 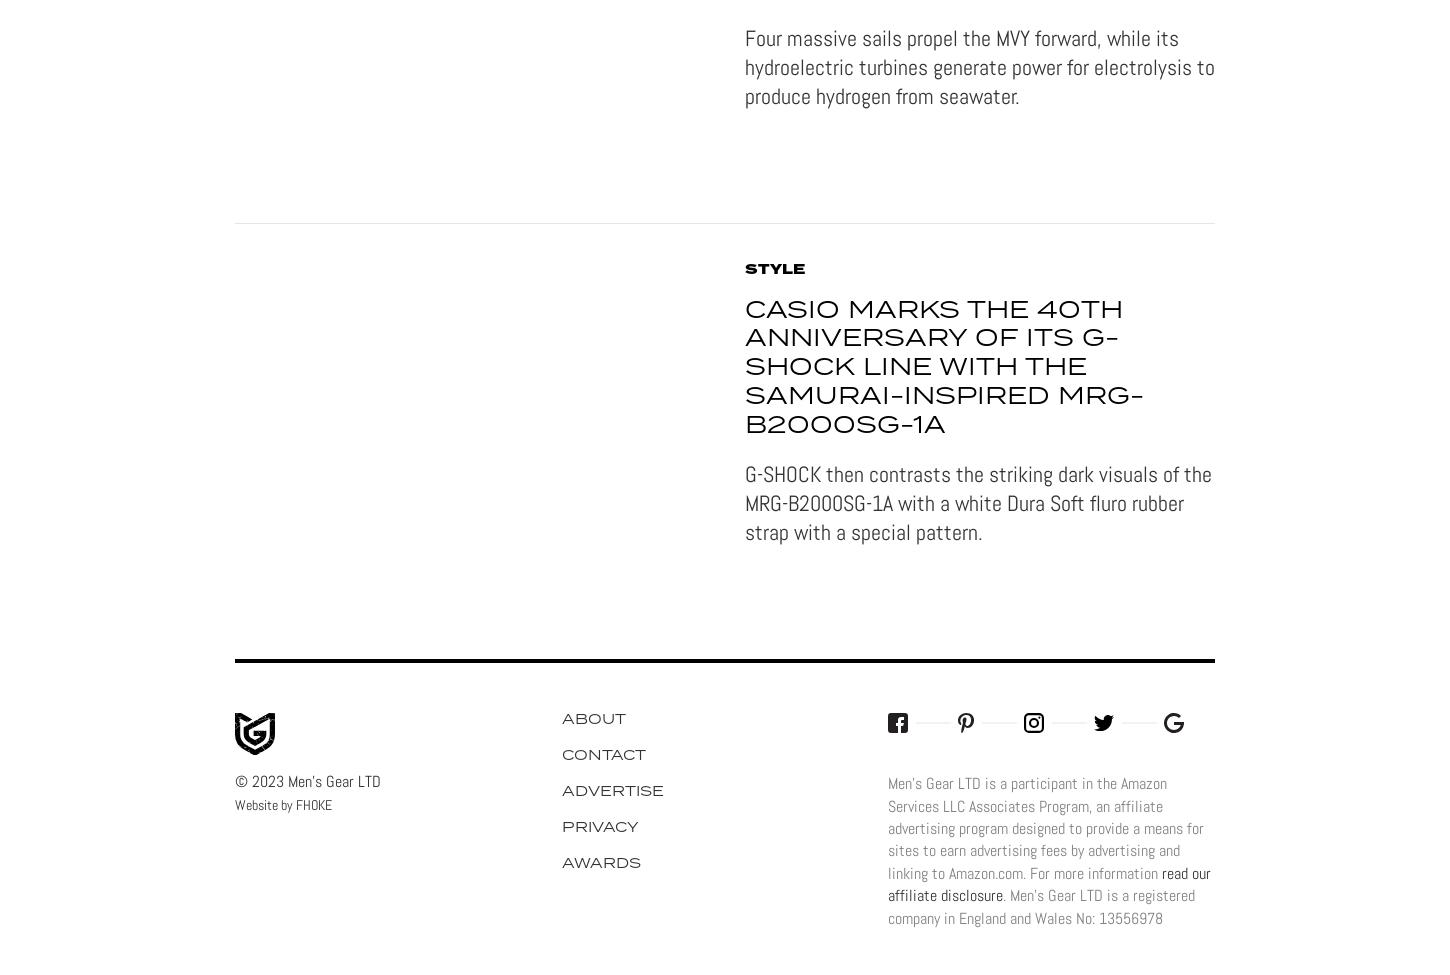 What do you see at coordinates (1046, 827) in the screenshot?
I see `'Men's Gear LTD is a participant in the Amazon Services LLC Associates Program, an affiliate advertising program designed to provide a means for sites to earn advertising fees by advertising and linking to Amazon.com. For more information'` at bounding box center [1046, 827].